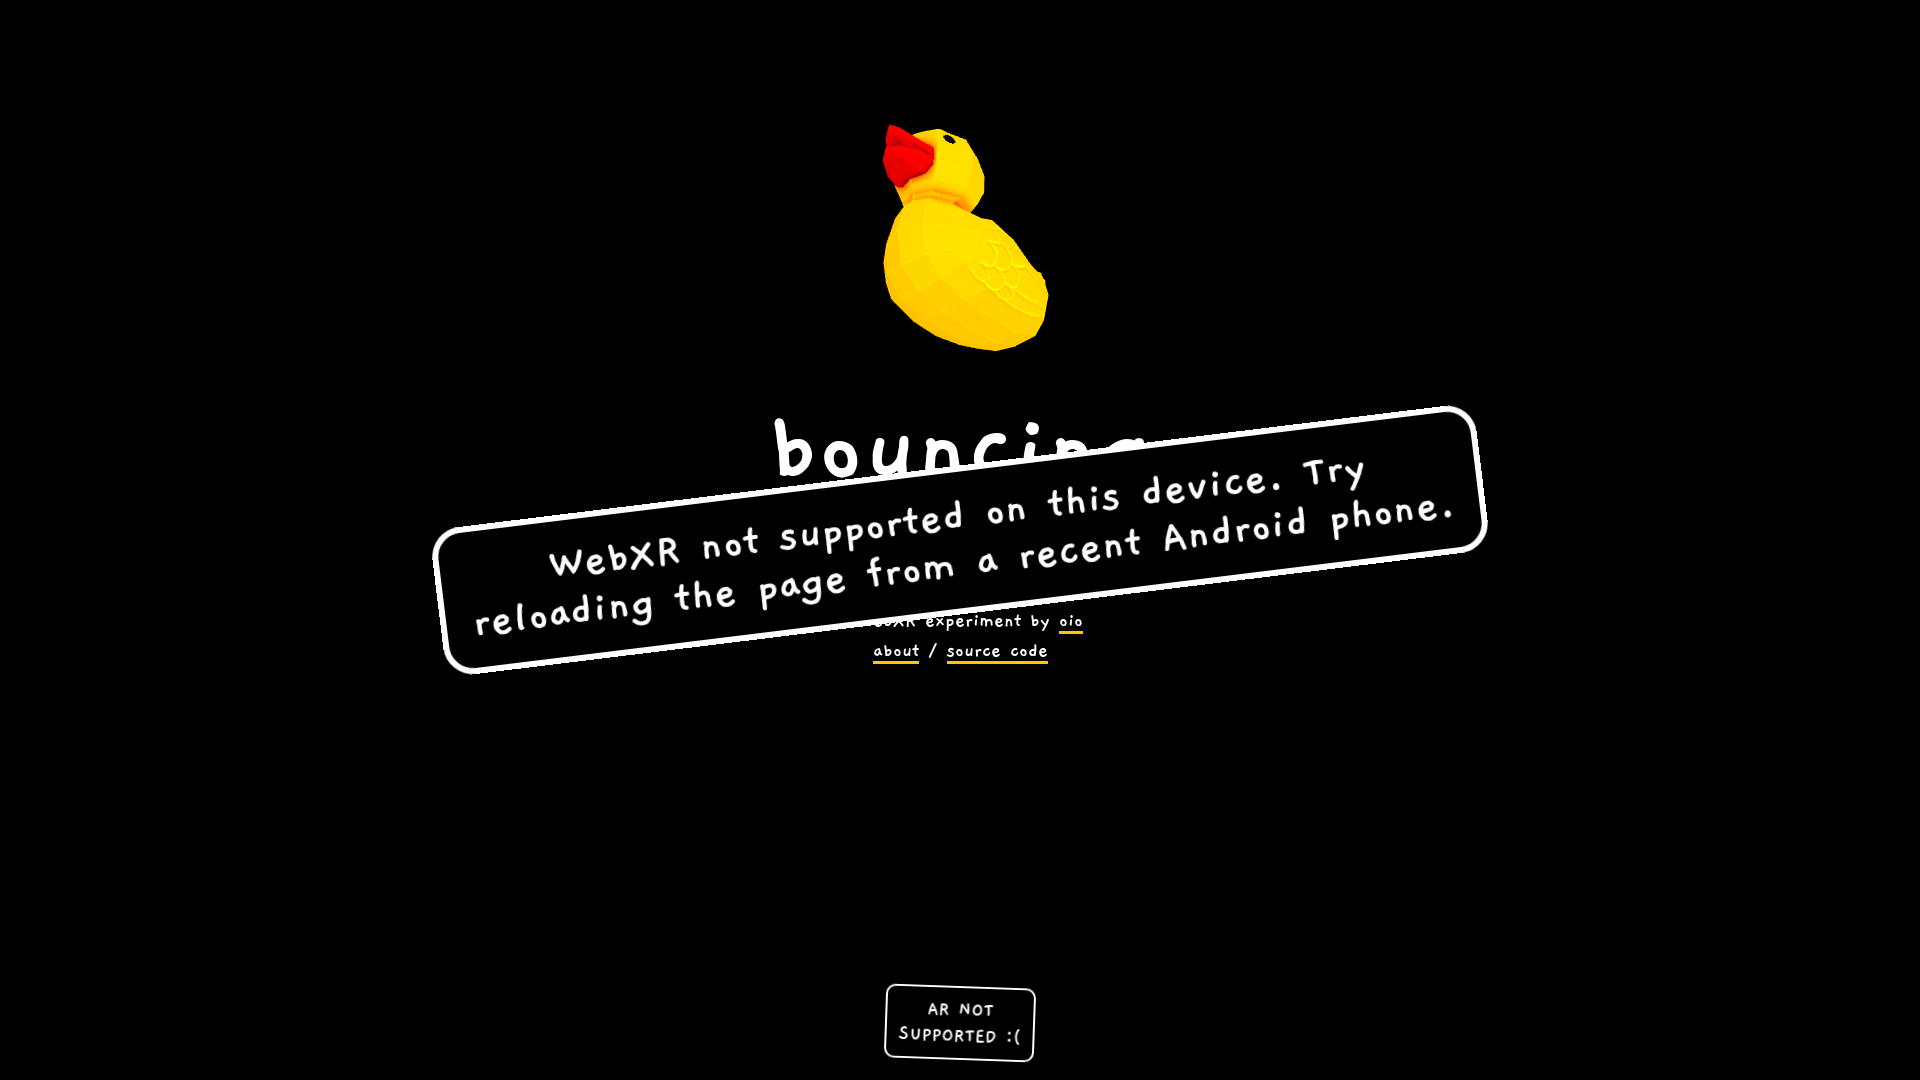 The height and width of the screenshot is (1080, 1920). I want to click on 'oio', so click(1069, 620).